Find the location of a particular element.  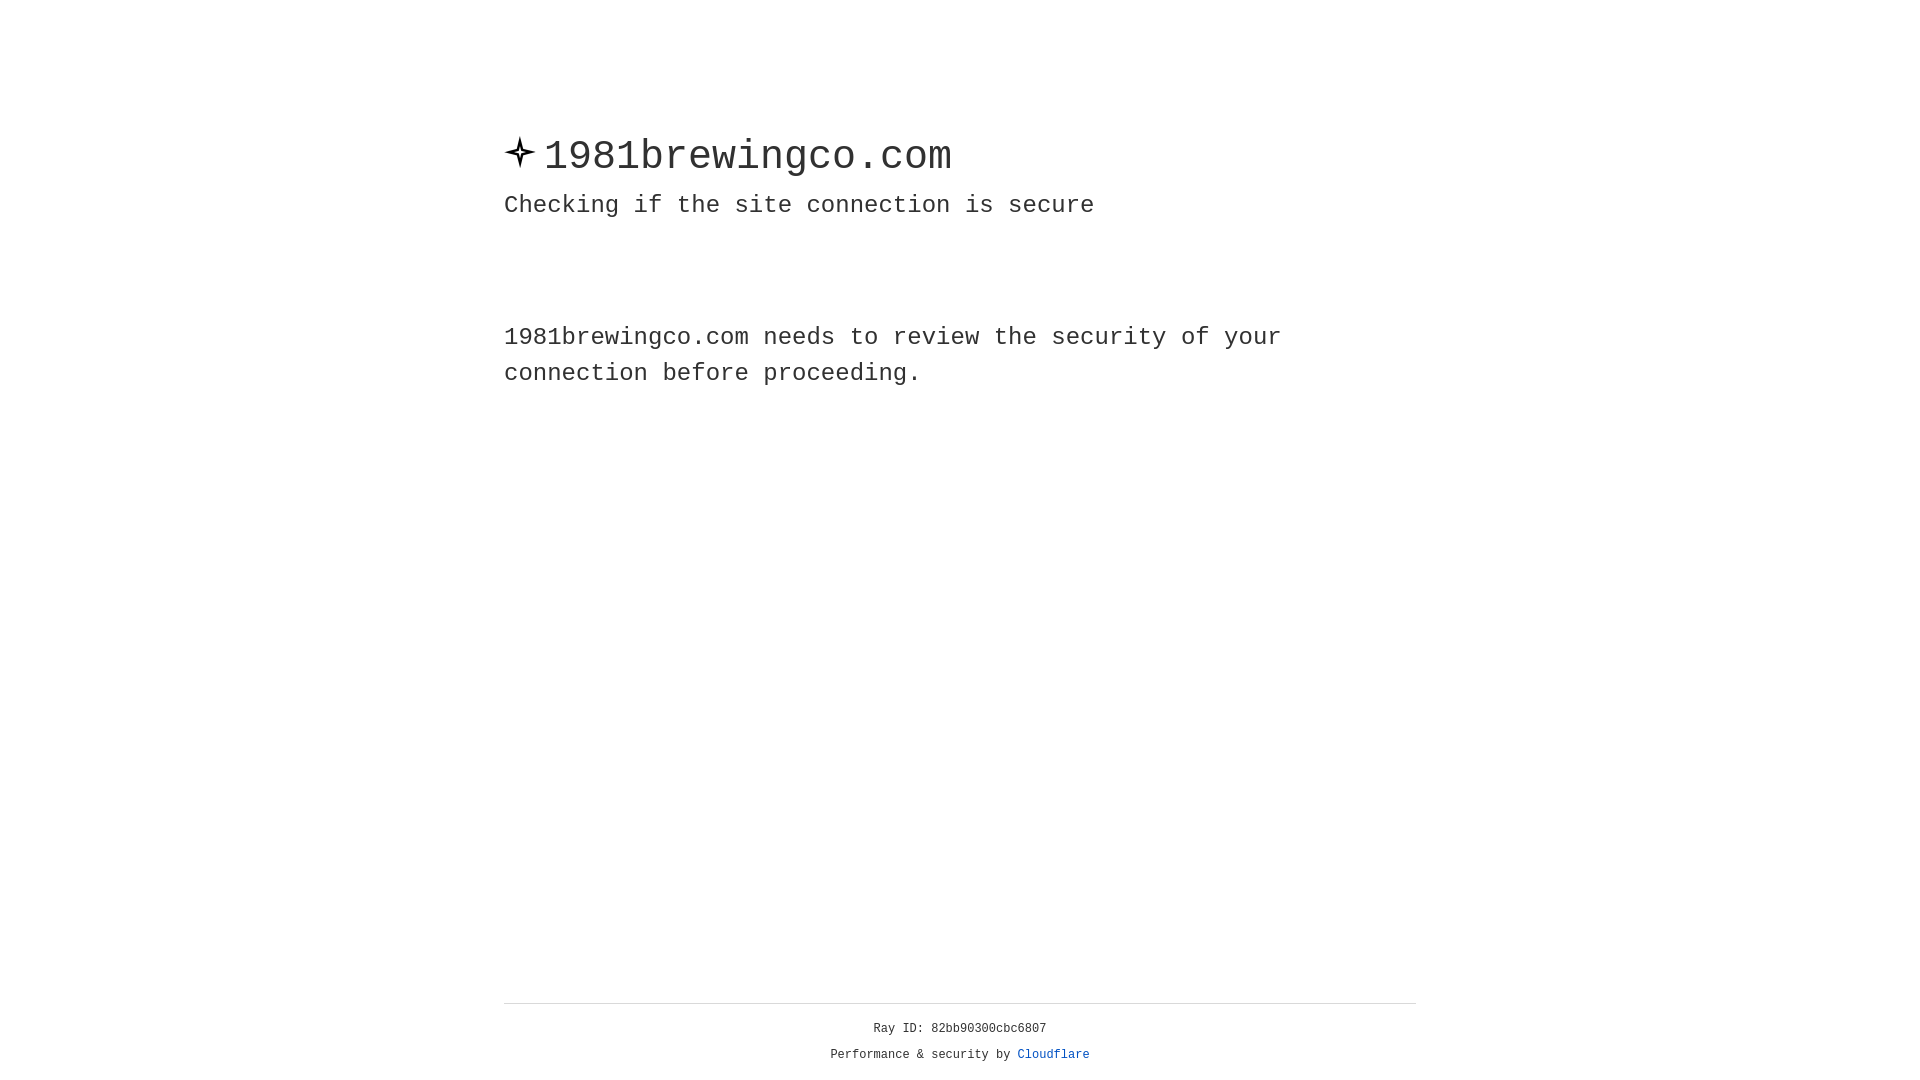

'Cloudflare' is located at coordinates (1053, 1054).